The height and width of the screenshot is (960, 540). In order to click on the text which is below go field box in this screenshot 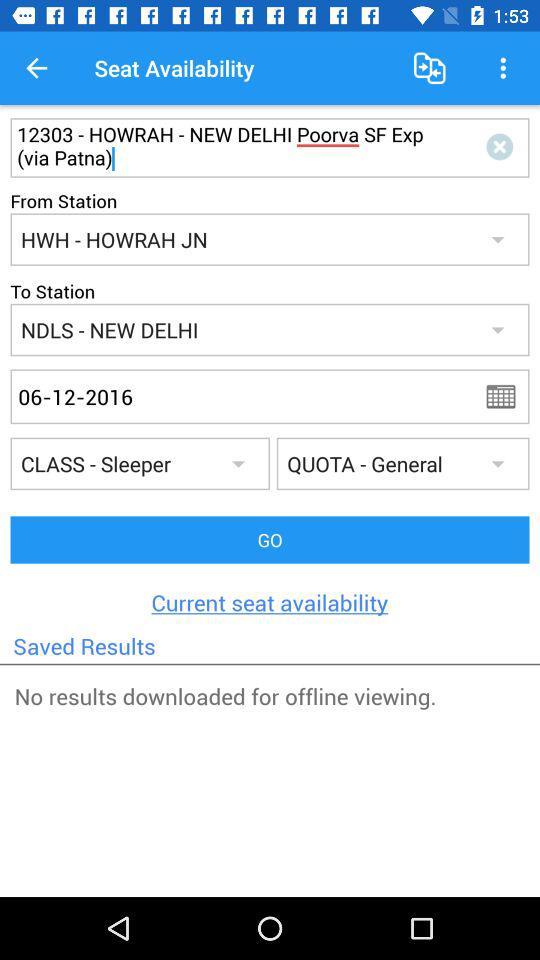, I will do `click(269, 601)`.